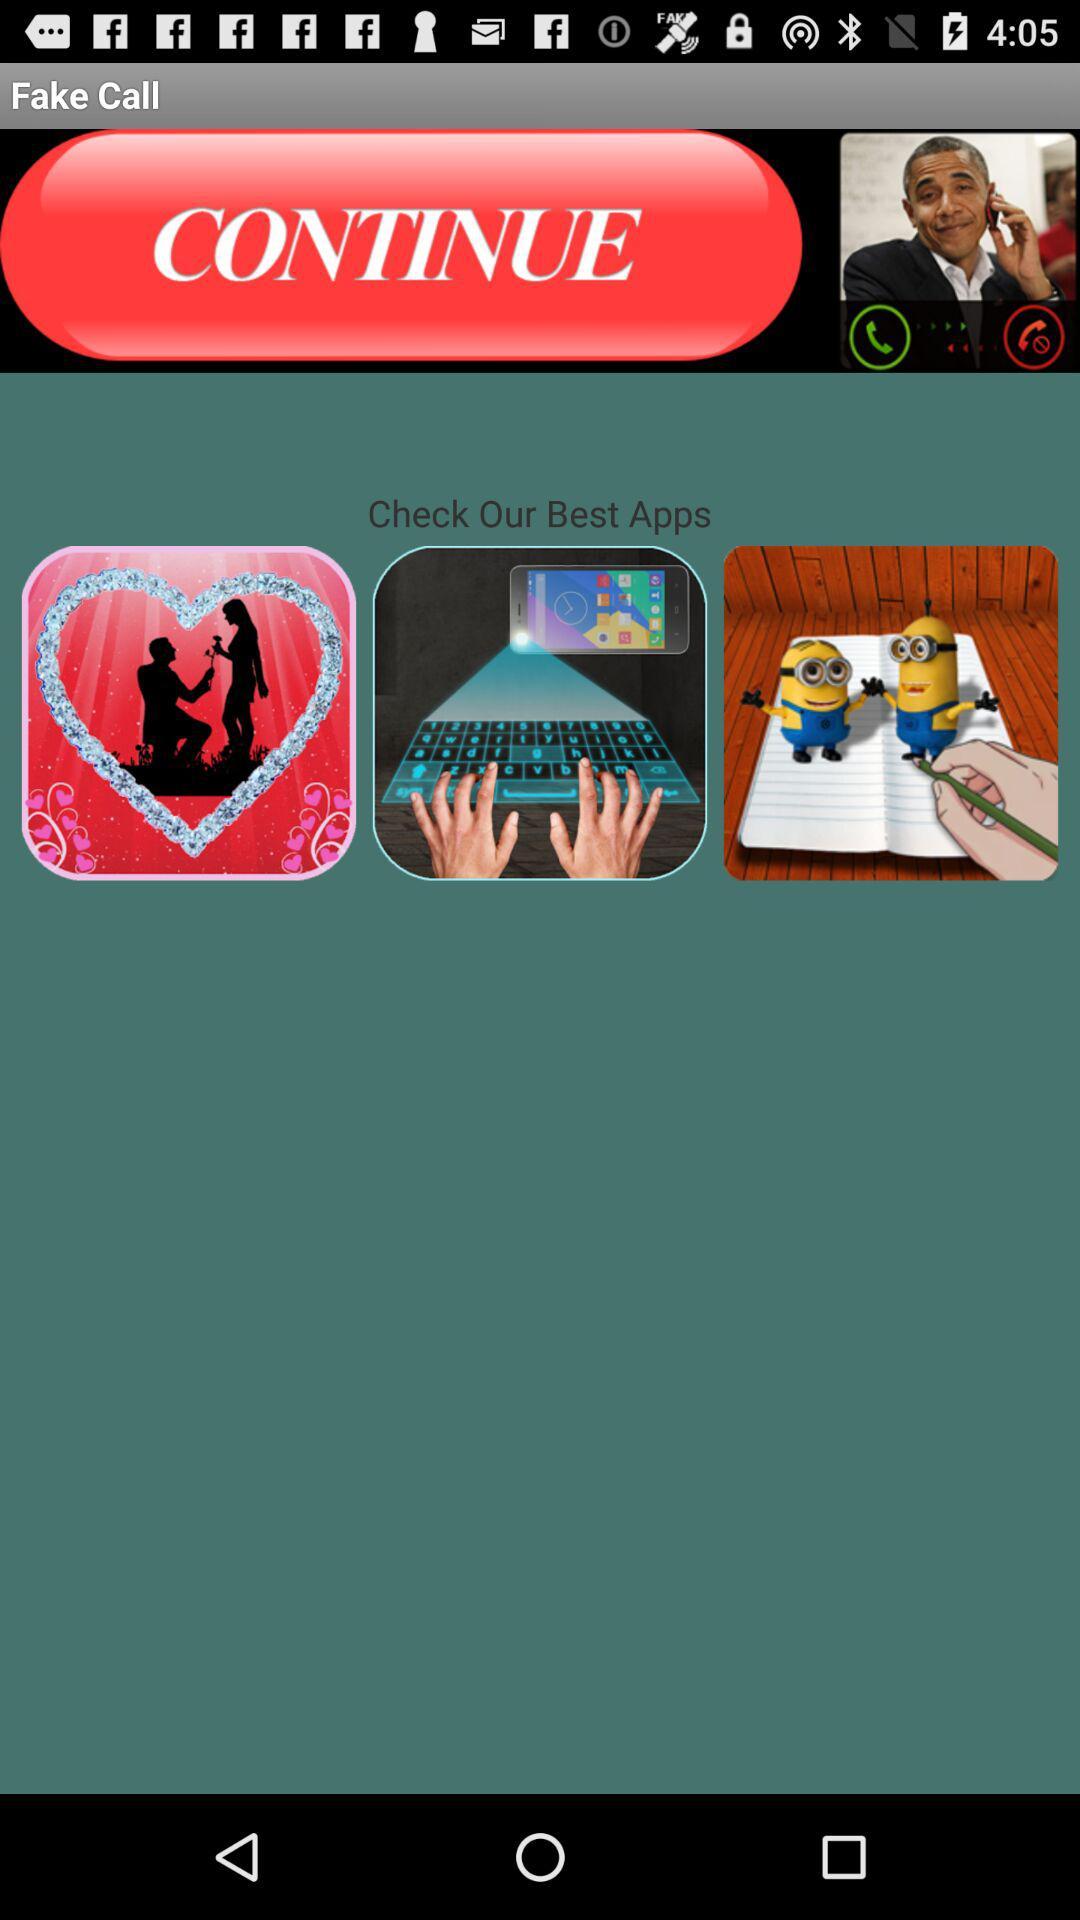 Image resolution: width=1080 pixels, height=1920 pixels. I want to click on minion option, so click(890, 713).